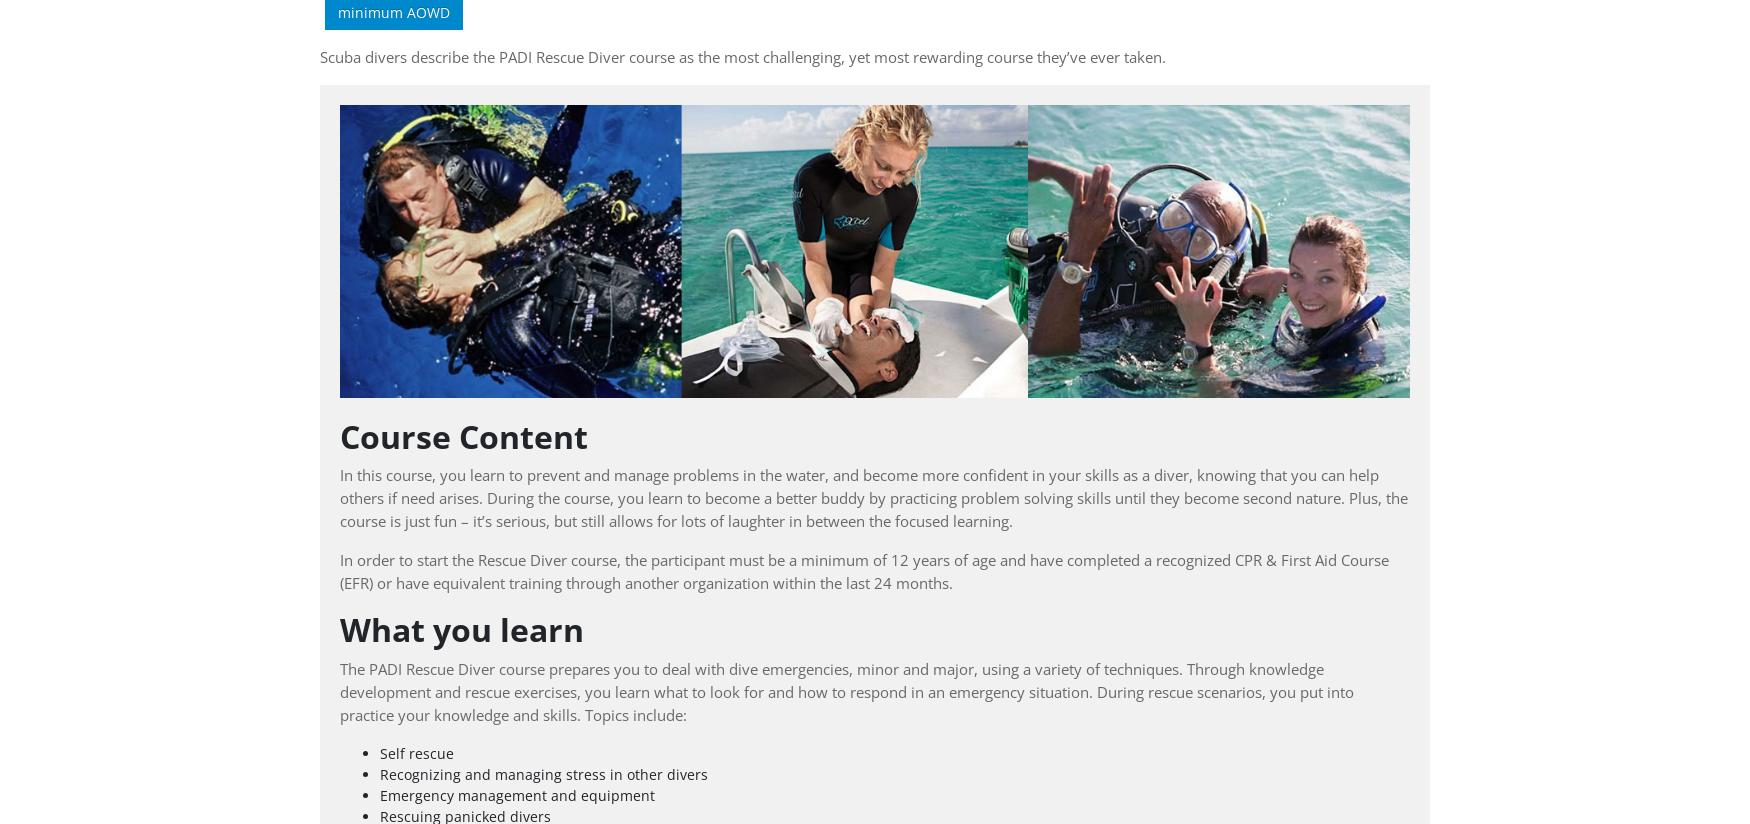 Image resolution: width=1750 pixels, height=824 pixels. What do you see at coordinates (416, 752) in the screenshot?
I see `'Self rescue'` at bounding box center [416, 752].